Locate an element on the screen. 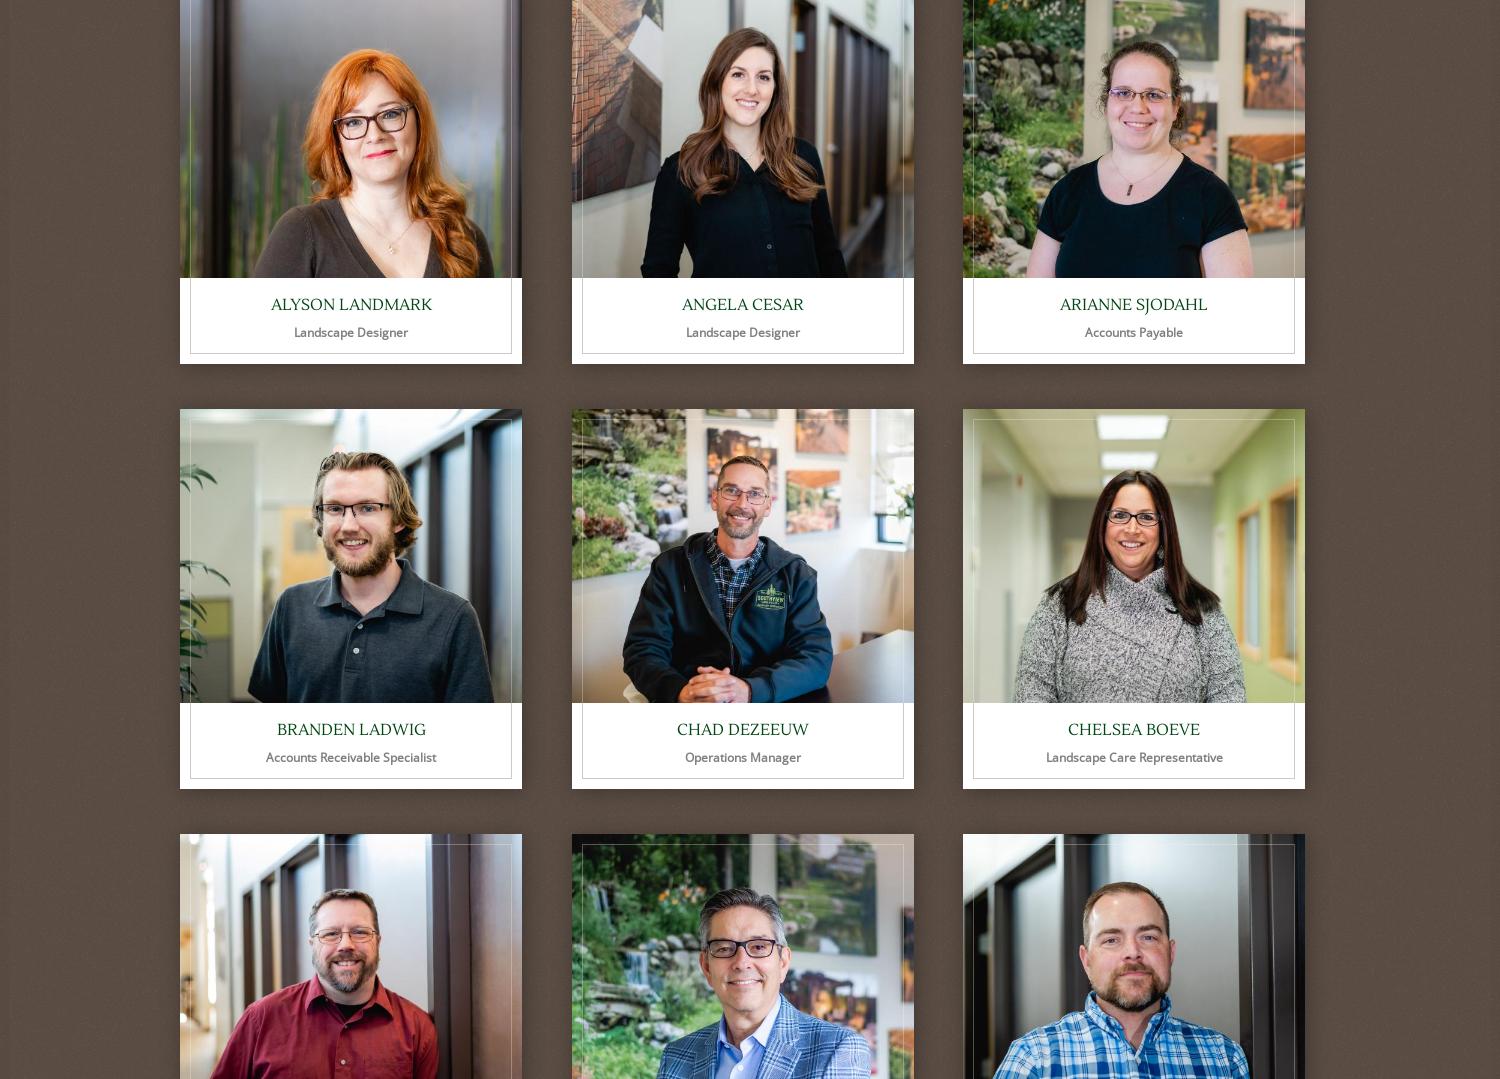 The height and width of the screenshot is (1079, 1500). 'Branden Ladwig' is located at coordinates (349, 729).